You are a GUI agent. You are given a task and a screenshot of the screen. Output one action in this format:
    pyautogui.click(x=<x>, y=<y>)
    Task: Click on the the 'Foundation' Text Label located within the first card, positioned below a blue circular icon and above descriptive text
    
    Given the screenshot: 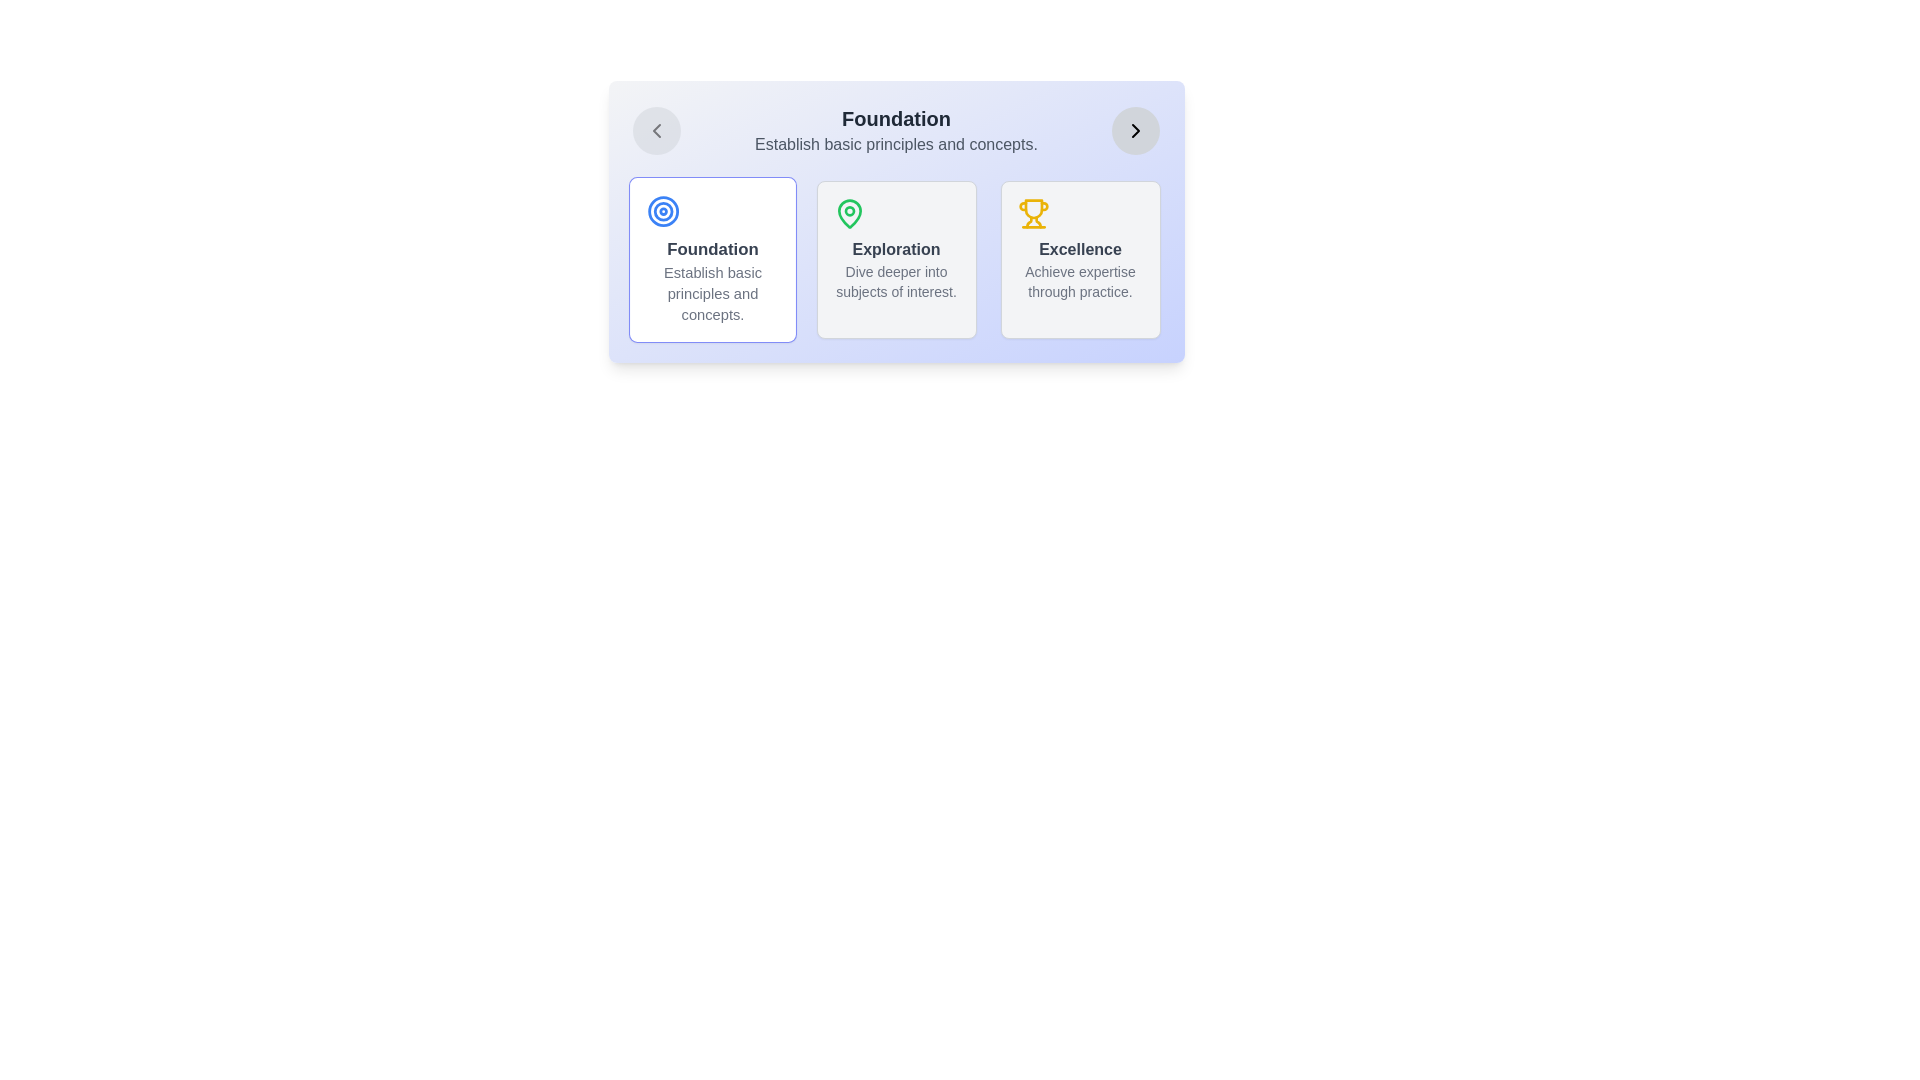 What is the action you would take?
    pyautogui.click(x=712, y=248)
    